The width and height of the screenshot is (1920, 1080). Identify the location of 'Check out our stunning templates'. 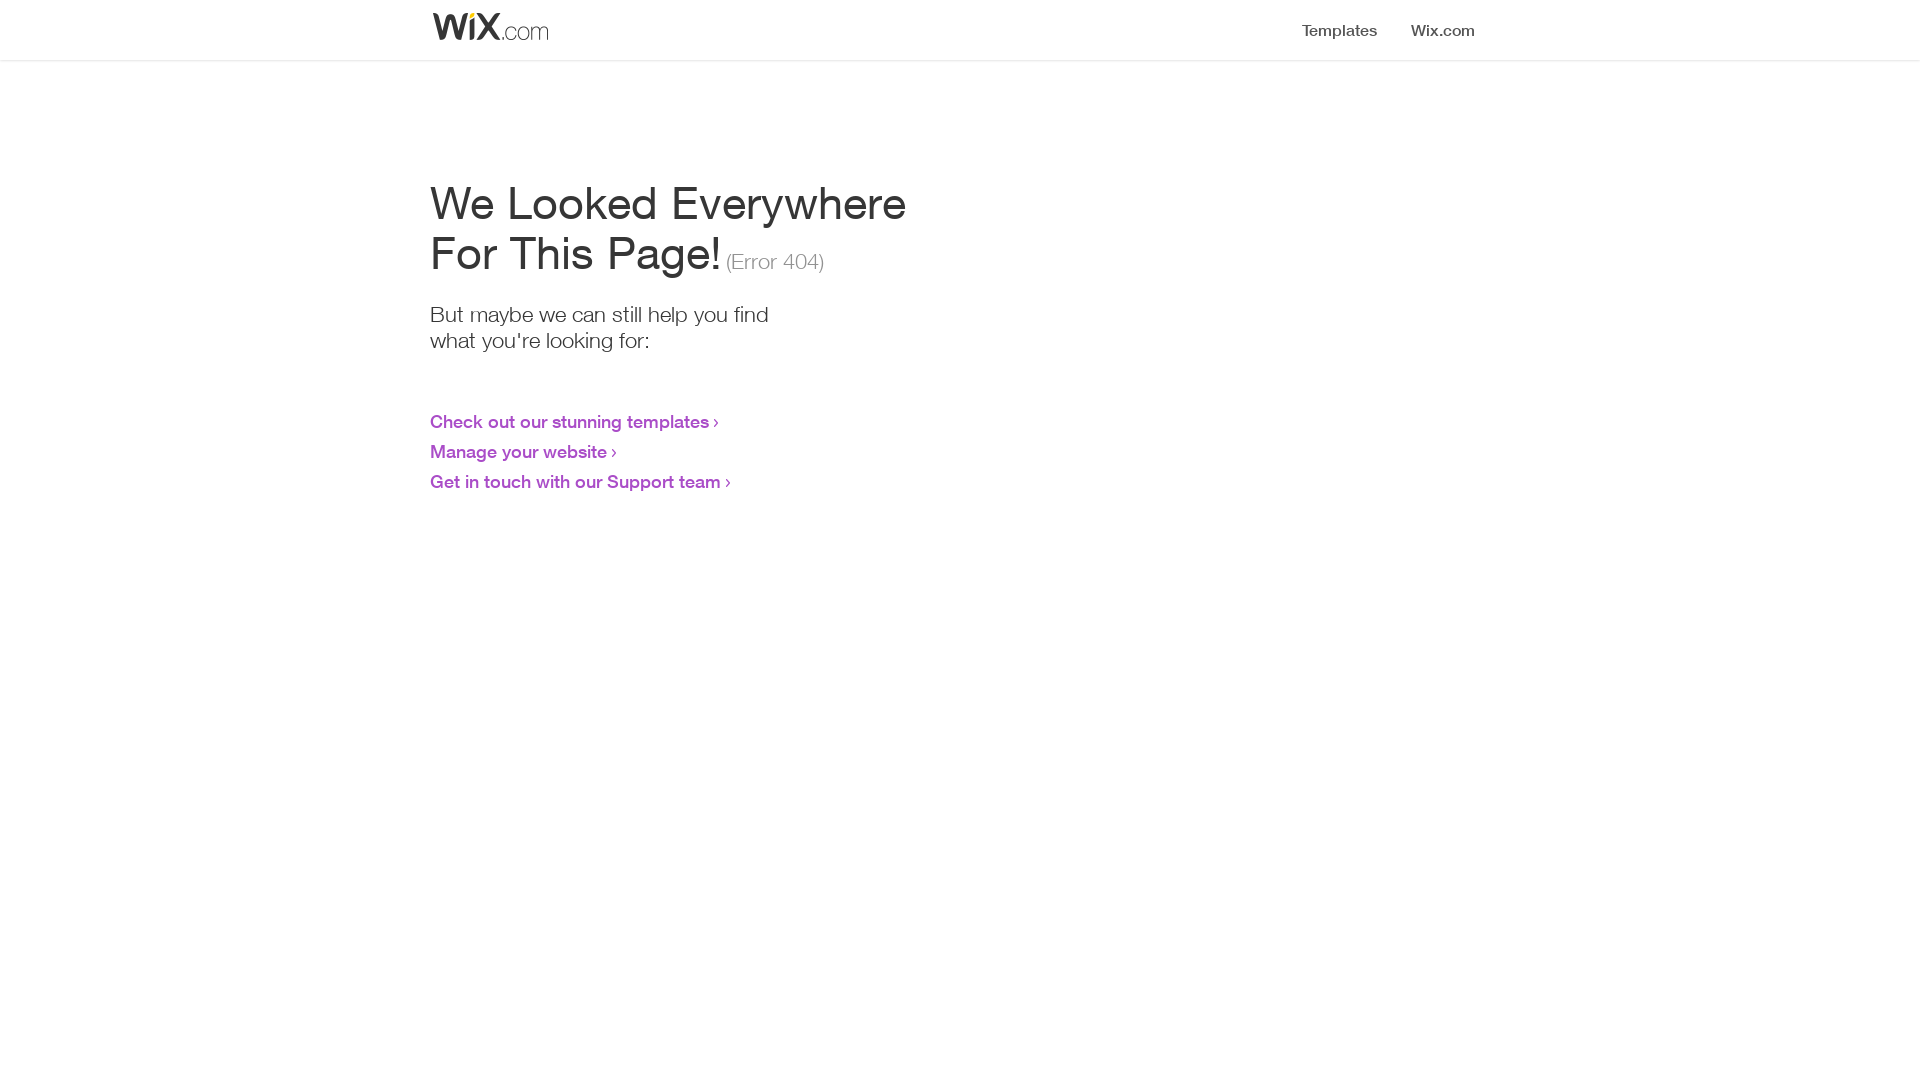
(568, 419).